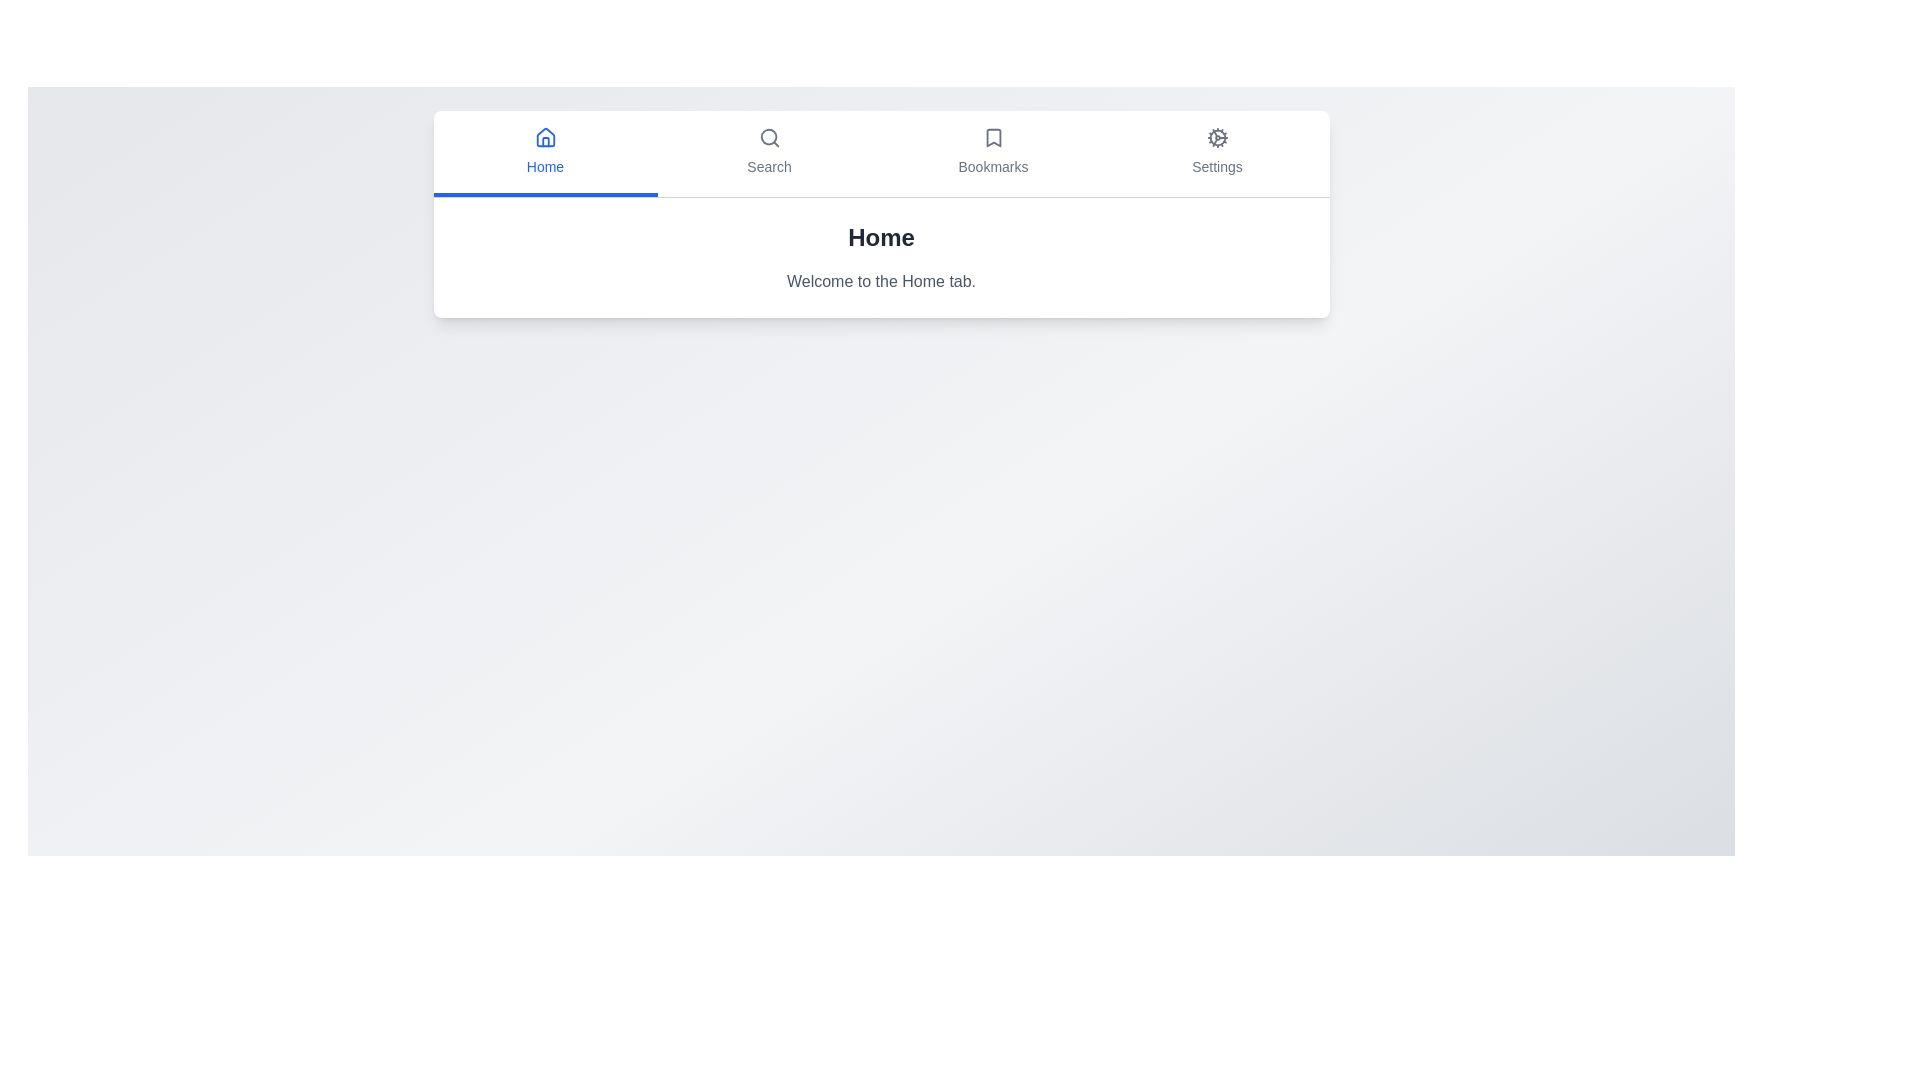 This screenshot has height=1080, width=1920. Describe the element at coordinates (545, 153) in the screenshot. I see `the Home tab by clicking on its button` at that location.